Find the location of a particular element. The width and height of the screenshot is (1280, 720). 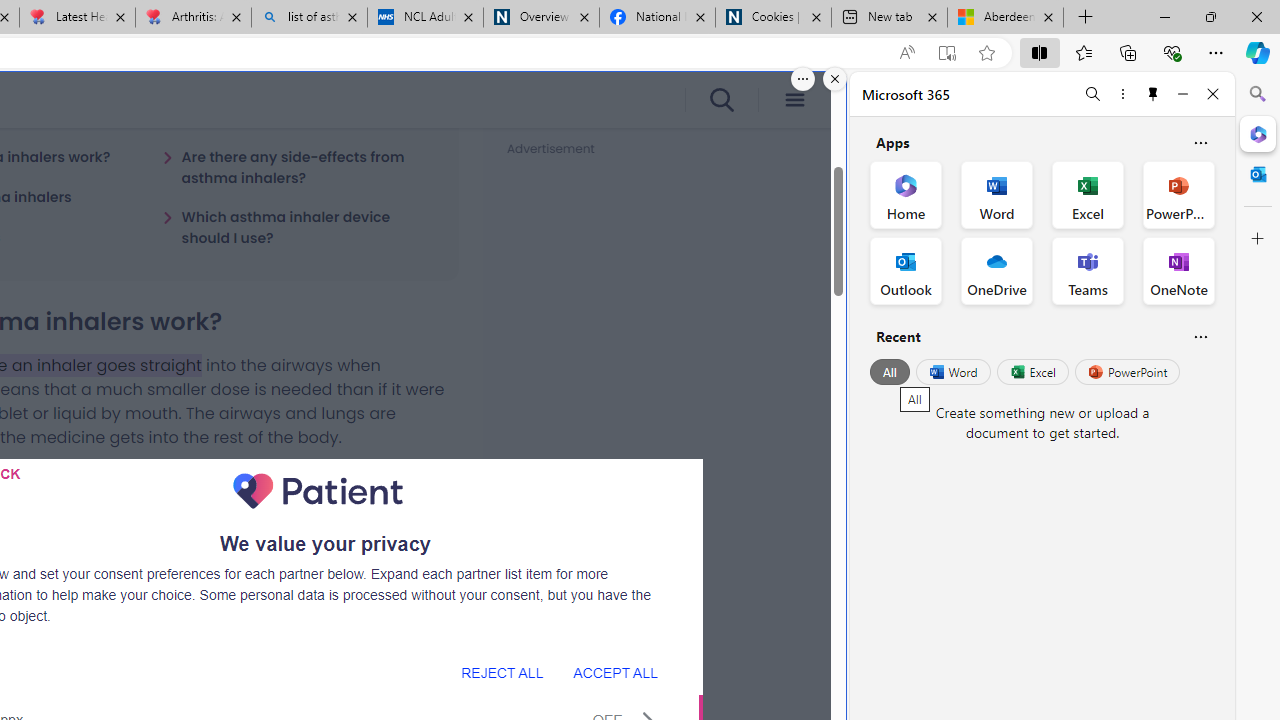

'NCL Adult Asthma Inhaler Choice Guideline' is located at coordinates (423, 17).